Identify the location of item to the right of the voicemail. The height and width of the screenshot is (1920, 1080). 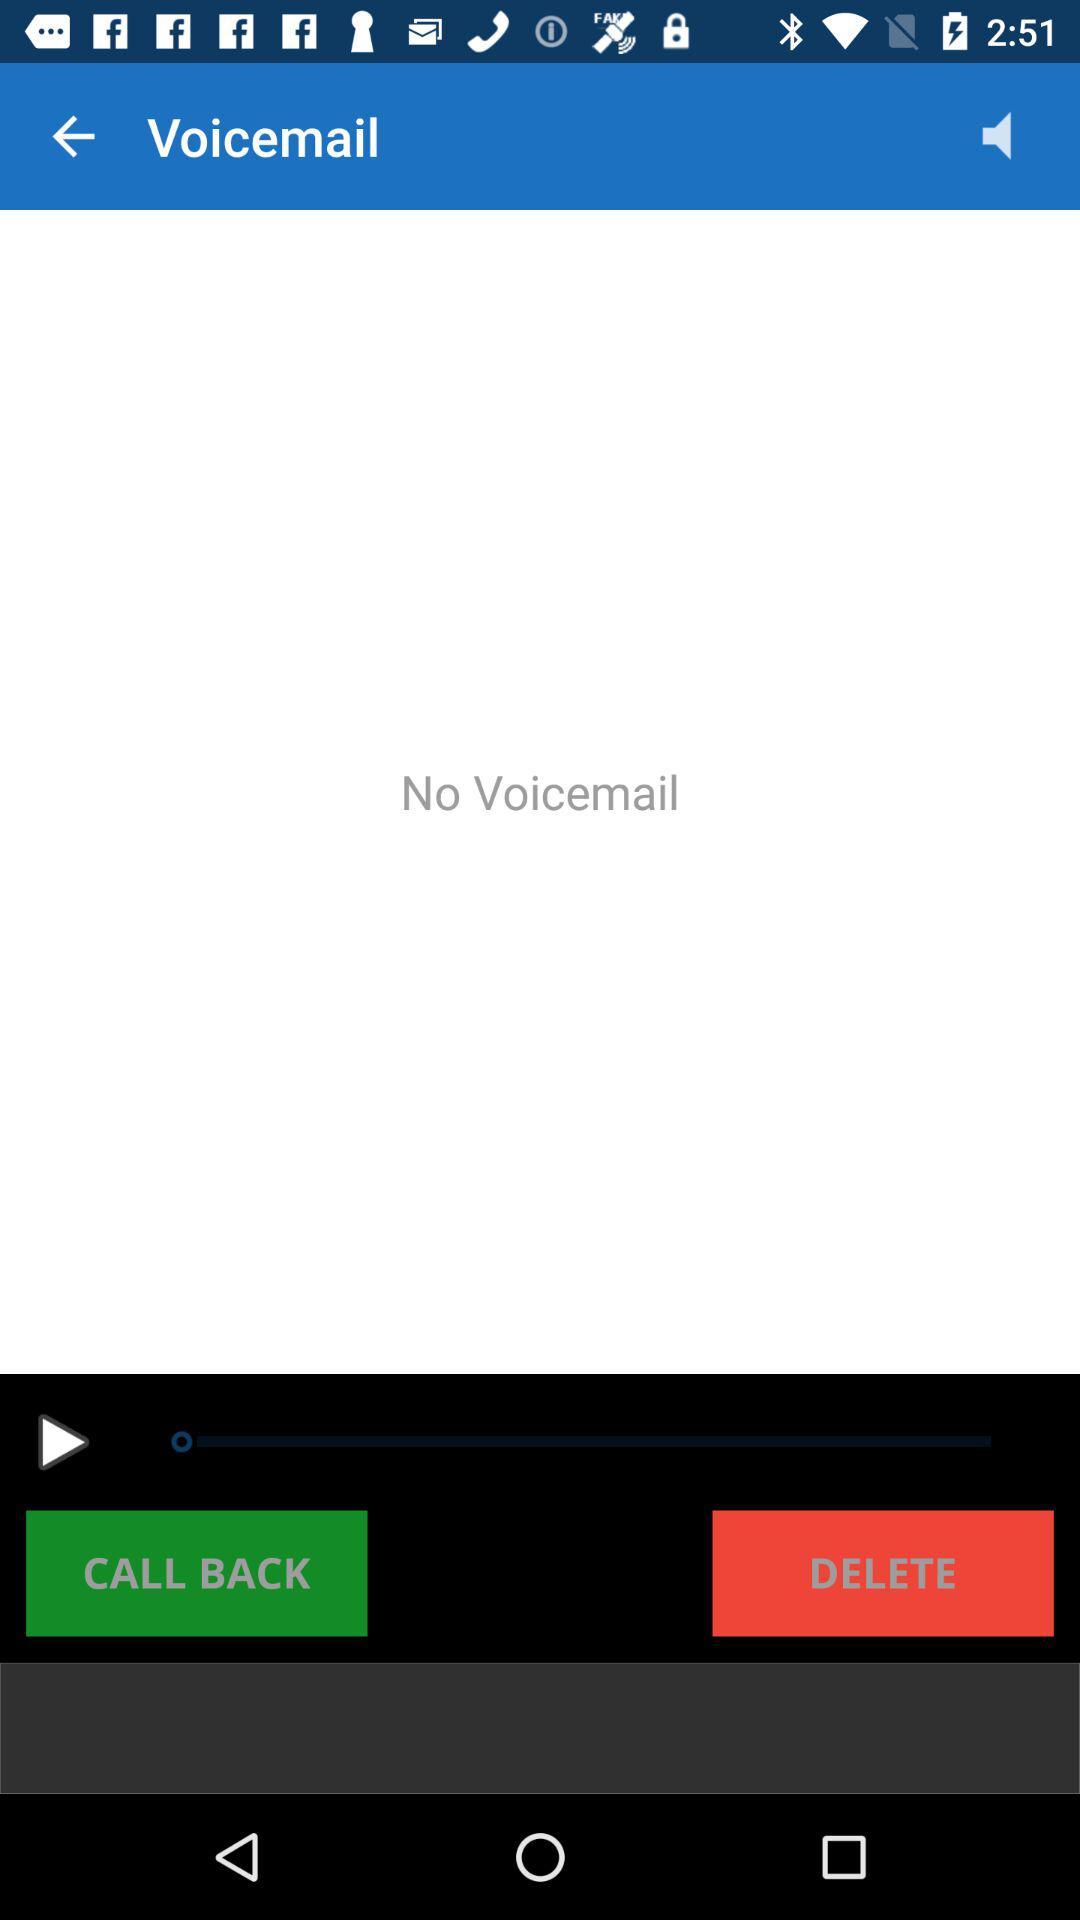
(1017, 135).